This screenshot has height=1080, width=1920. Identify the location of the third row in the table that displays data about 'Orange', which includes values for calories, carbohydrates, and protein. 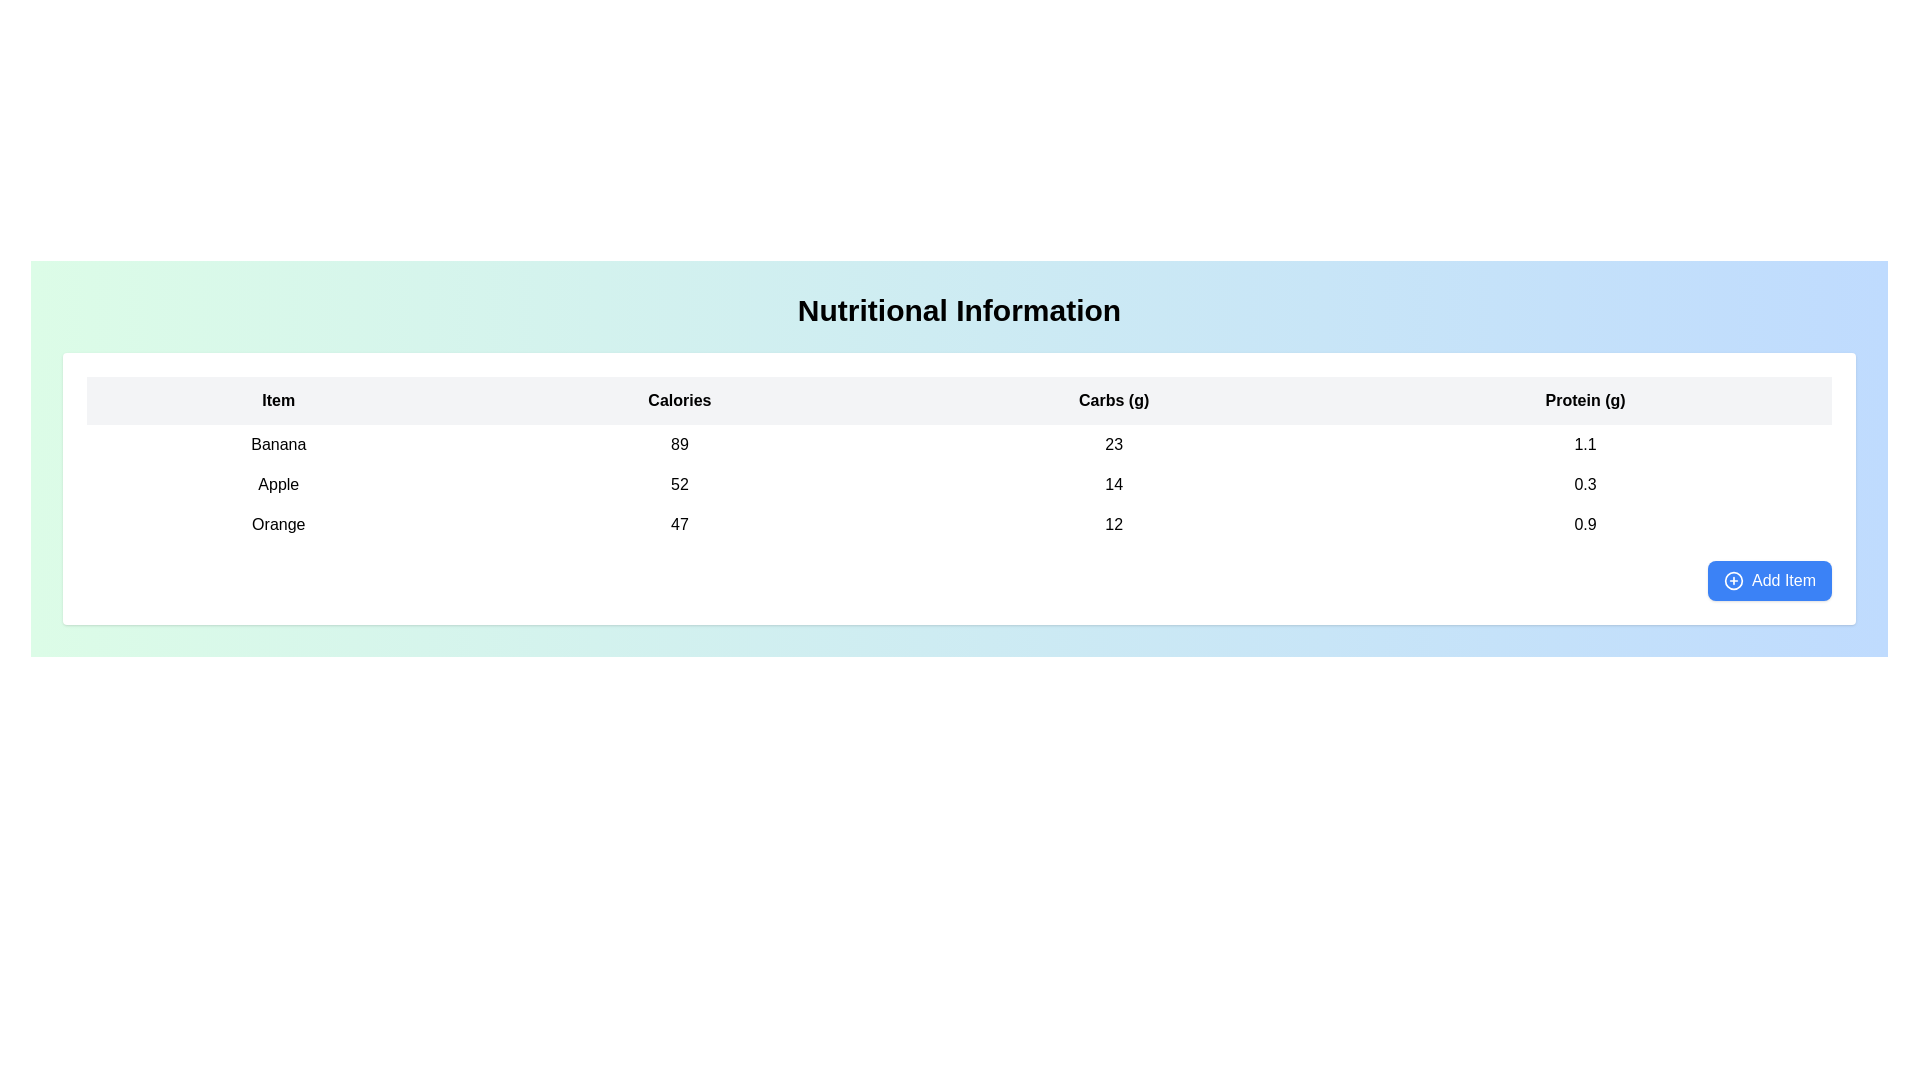
(958, 523).